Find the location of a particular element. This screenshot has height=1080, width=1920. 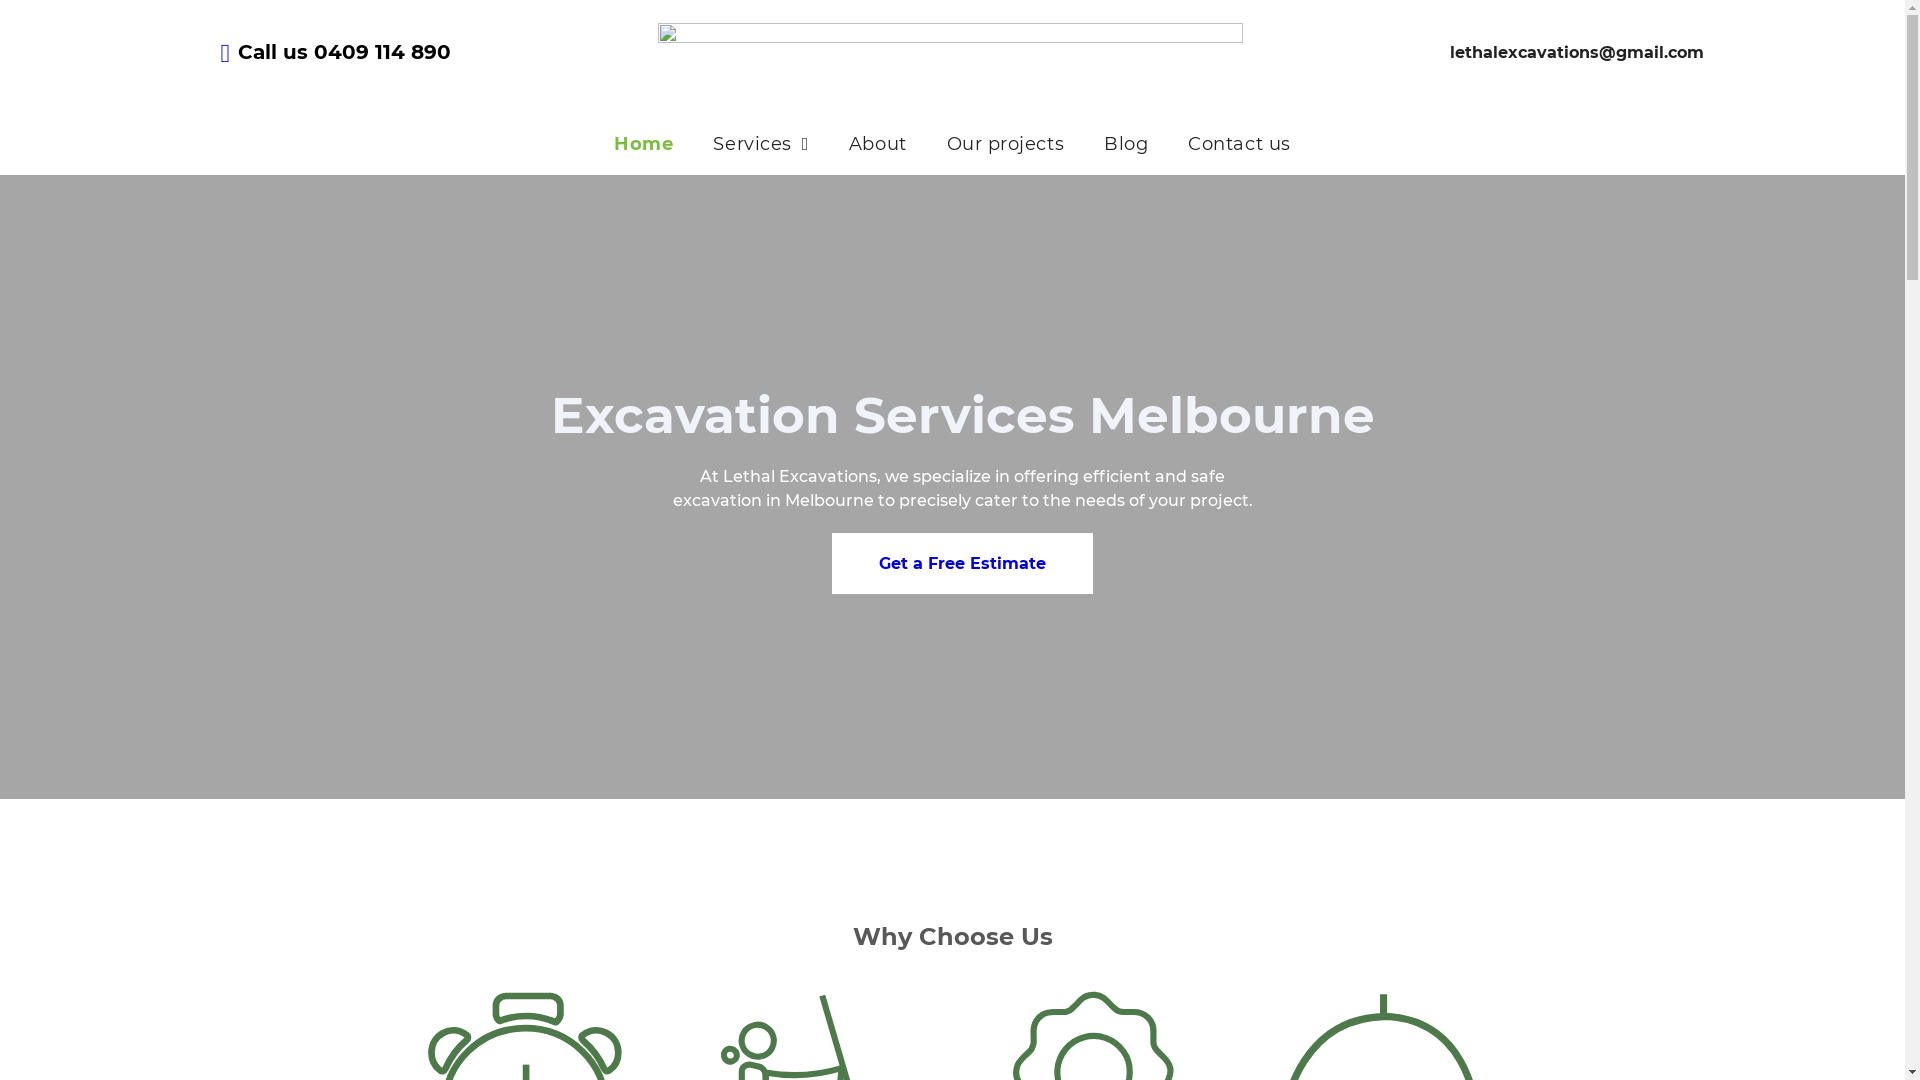

'About' is located at coordinates (878, 143).